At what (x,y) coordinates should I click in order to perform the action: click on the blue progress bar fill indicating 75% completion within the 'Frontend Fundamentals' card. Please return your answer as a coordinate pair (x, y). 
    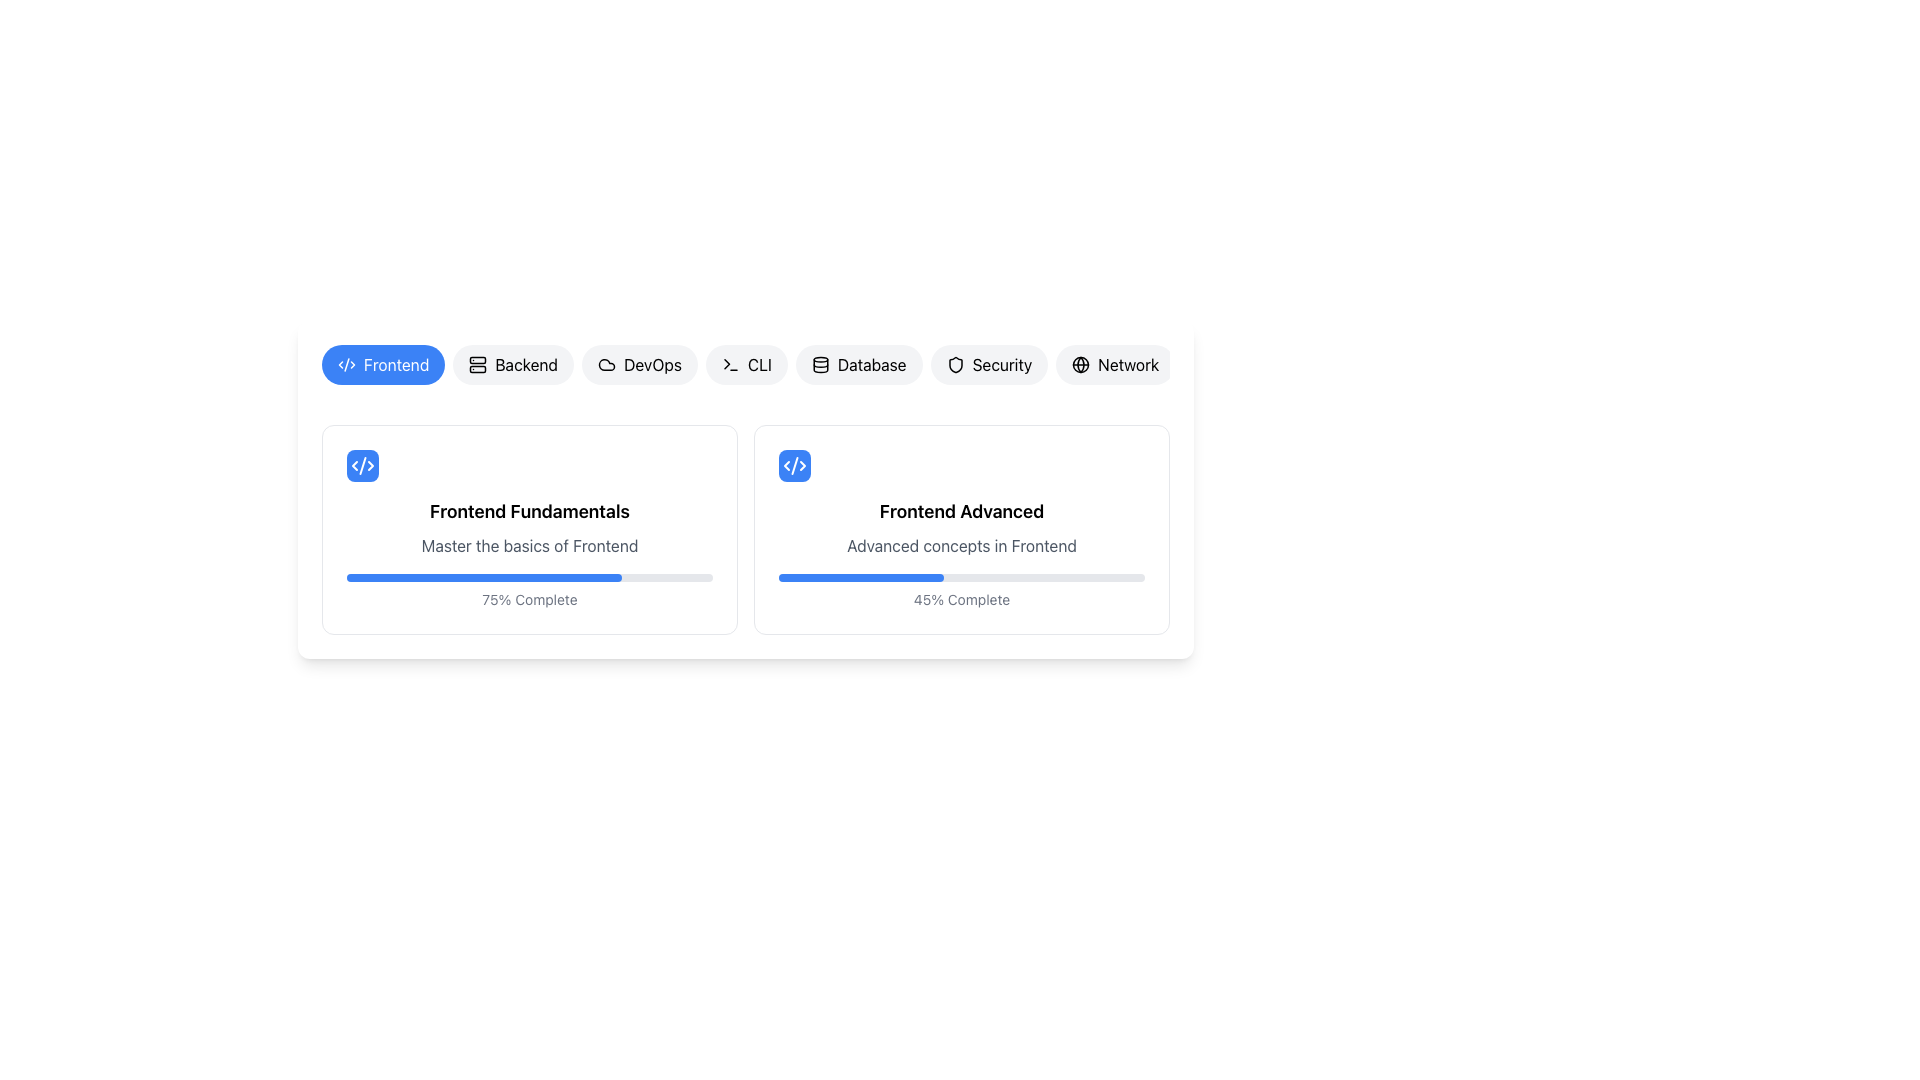
    Looking at the image, I should click on (484, 578).